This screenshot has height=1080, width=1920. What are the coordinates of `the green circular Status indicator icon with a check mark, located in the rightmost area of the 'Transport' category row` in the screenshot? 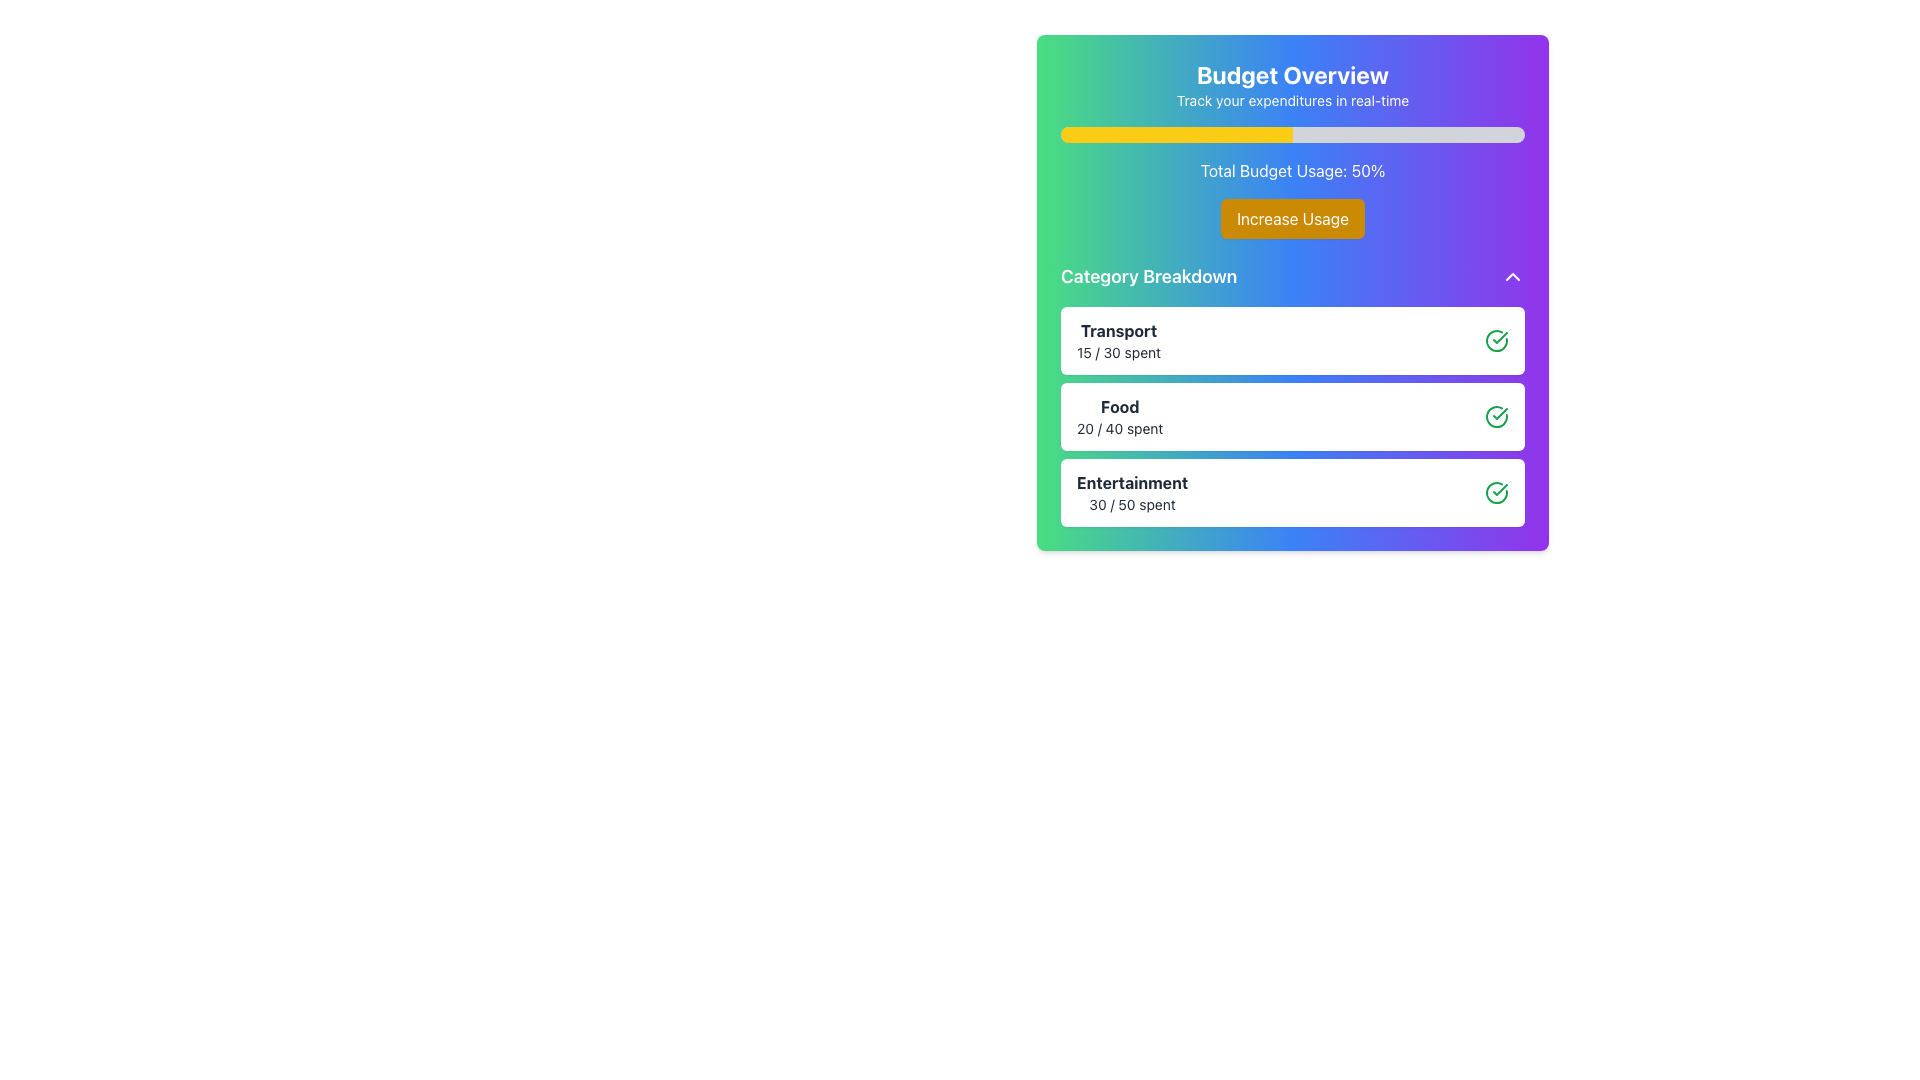 It's located at (1497, 339).